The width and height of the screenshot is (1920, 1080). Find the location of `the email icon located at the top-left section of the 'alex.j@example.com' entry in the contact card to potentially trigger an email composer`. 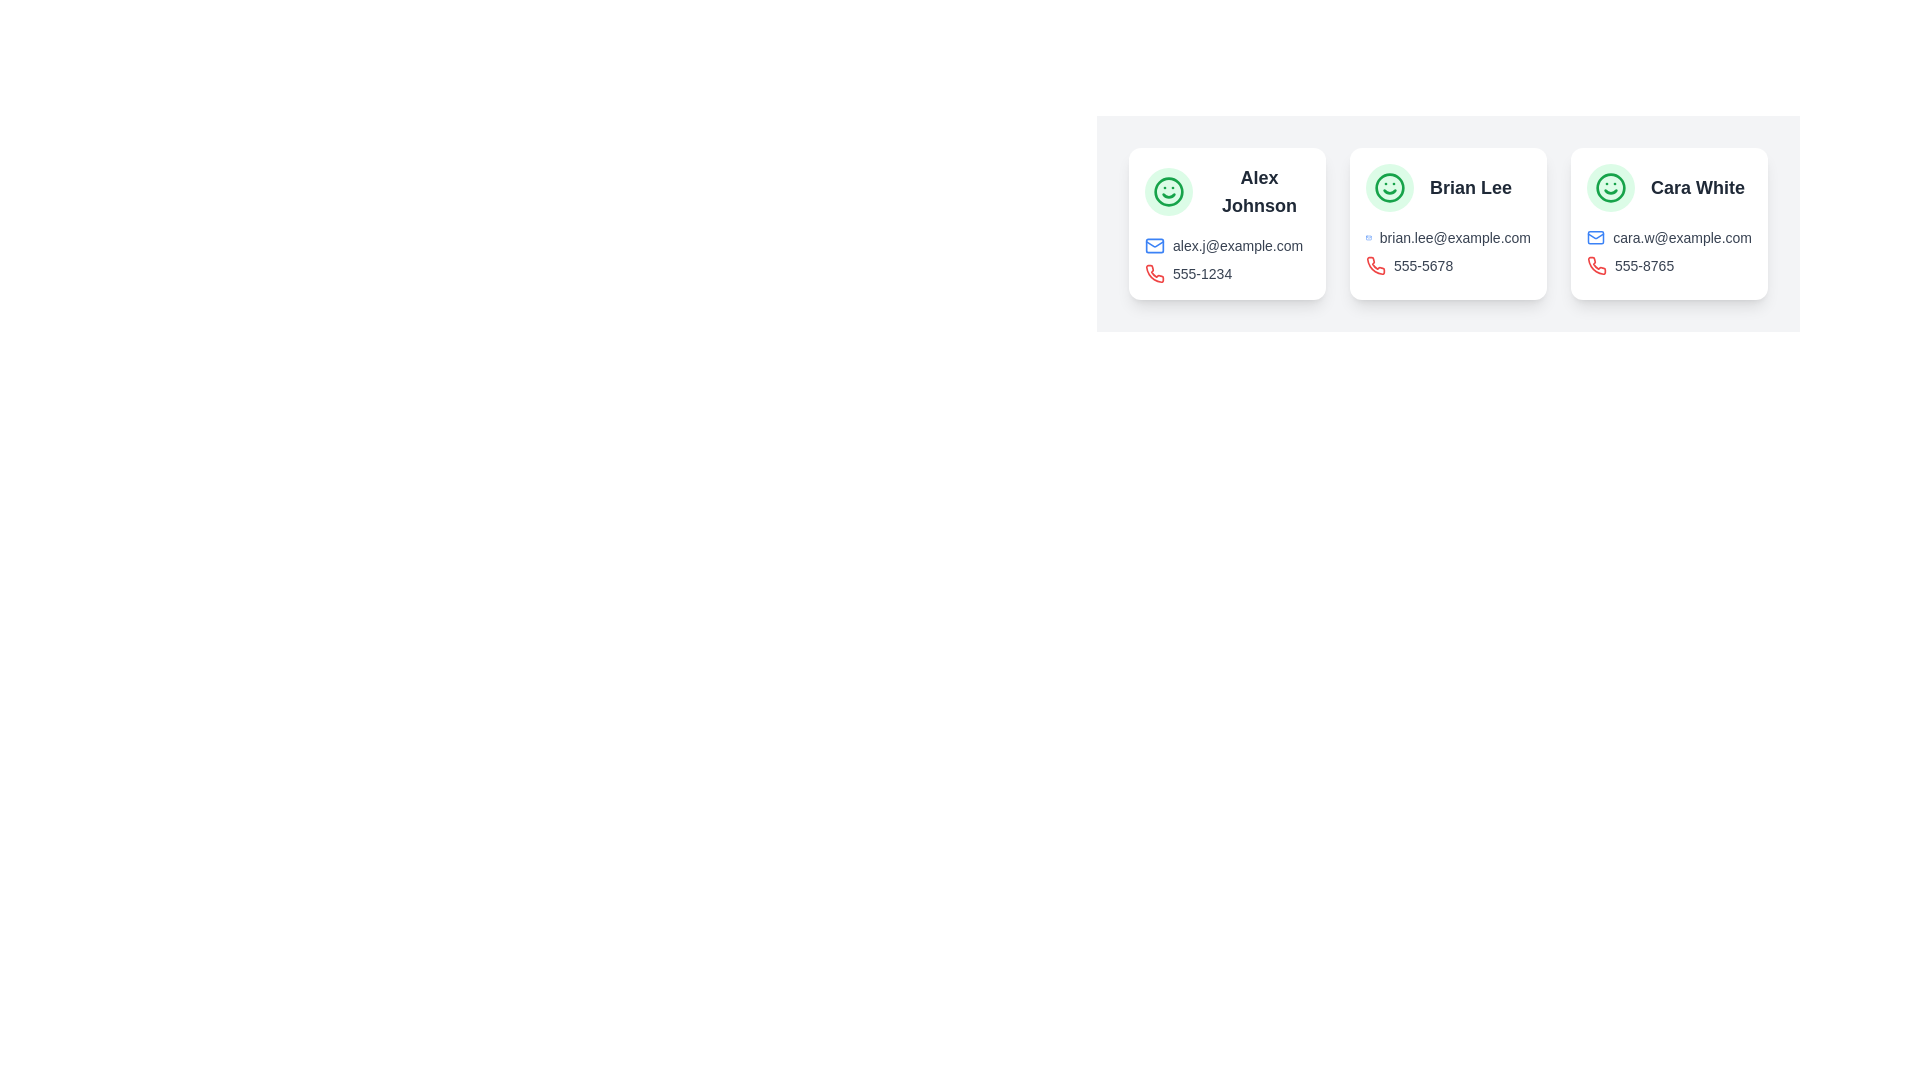

the email icon located at the top-left section of the 'alex.j@example.com' entry in the contact card to potentially trigger an email composer is located at coordinates (1155, 245).